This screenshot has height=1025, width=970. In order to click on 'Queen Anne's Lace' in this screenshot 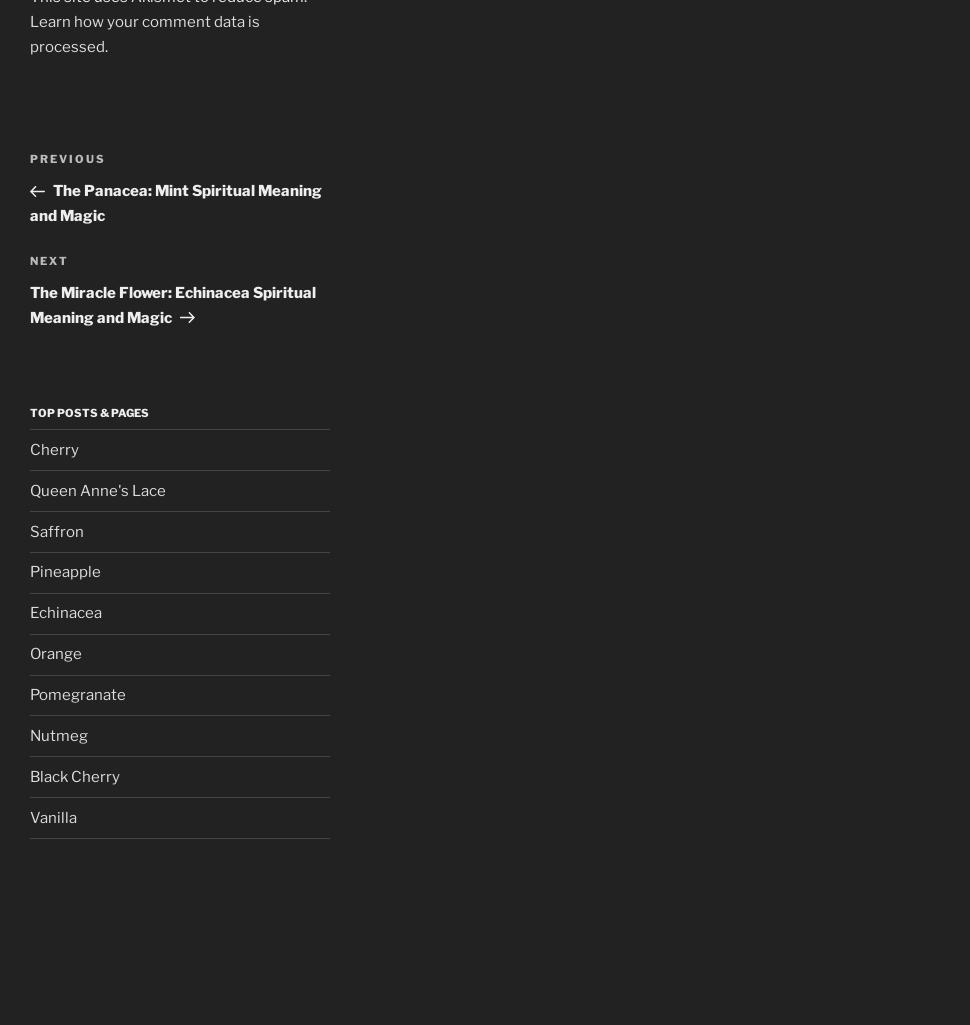, I will do `click(97, 489)`.